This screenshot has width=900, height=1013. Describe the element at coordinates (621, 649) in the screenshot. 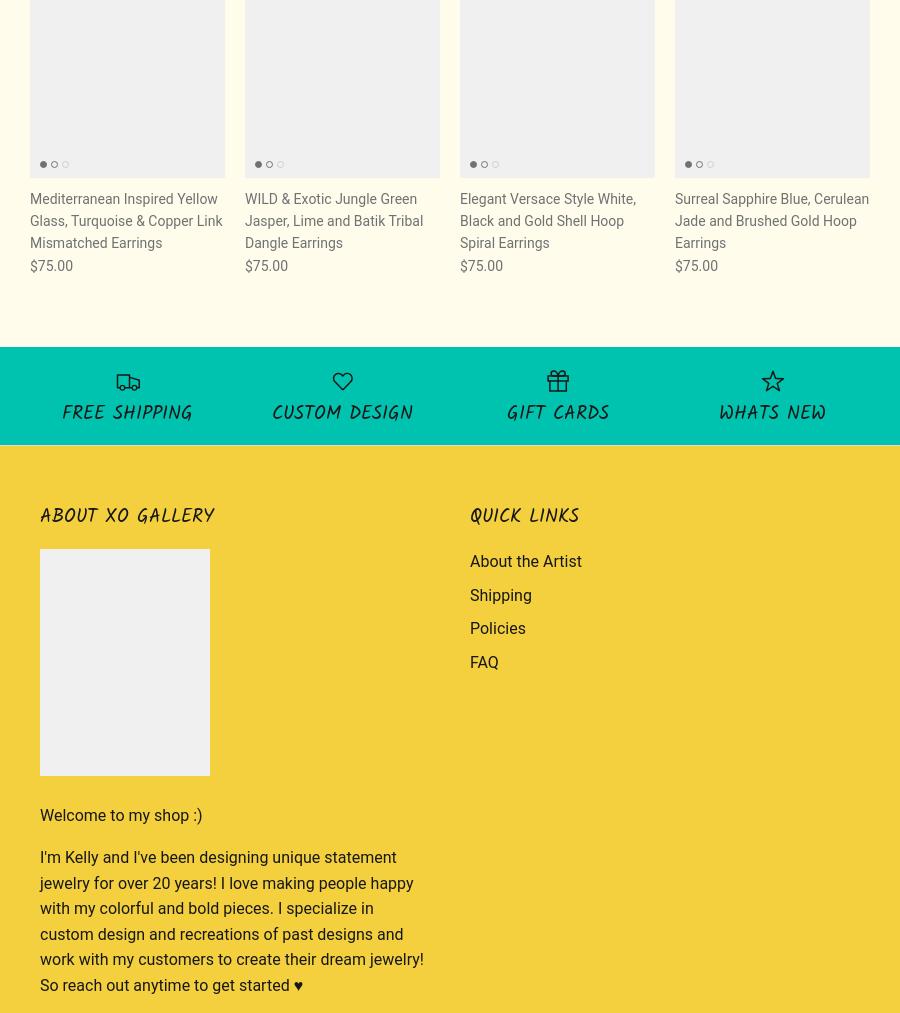

I see `'Faroe Islands'` at that location.